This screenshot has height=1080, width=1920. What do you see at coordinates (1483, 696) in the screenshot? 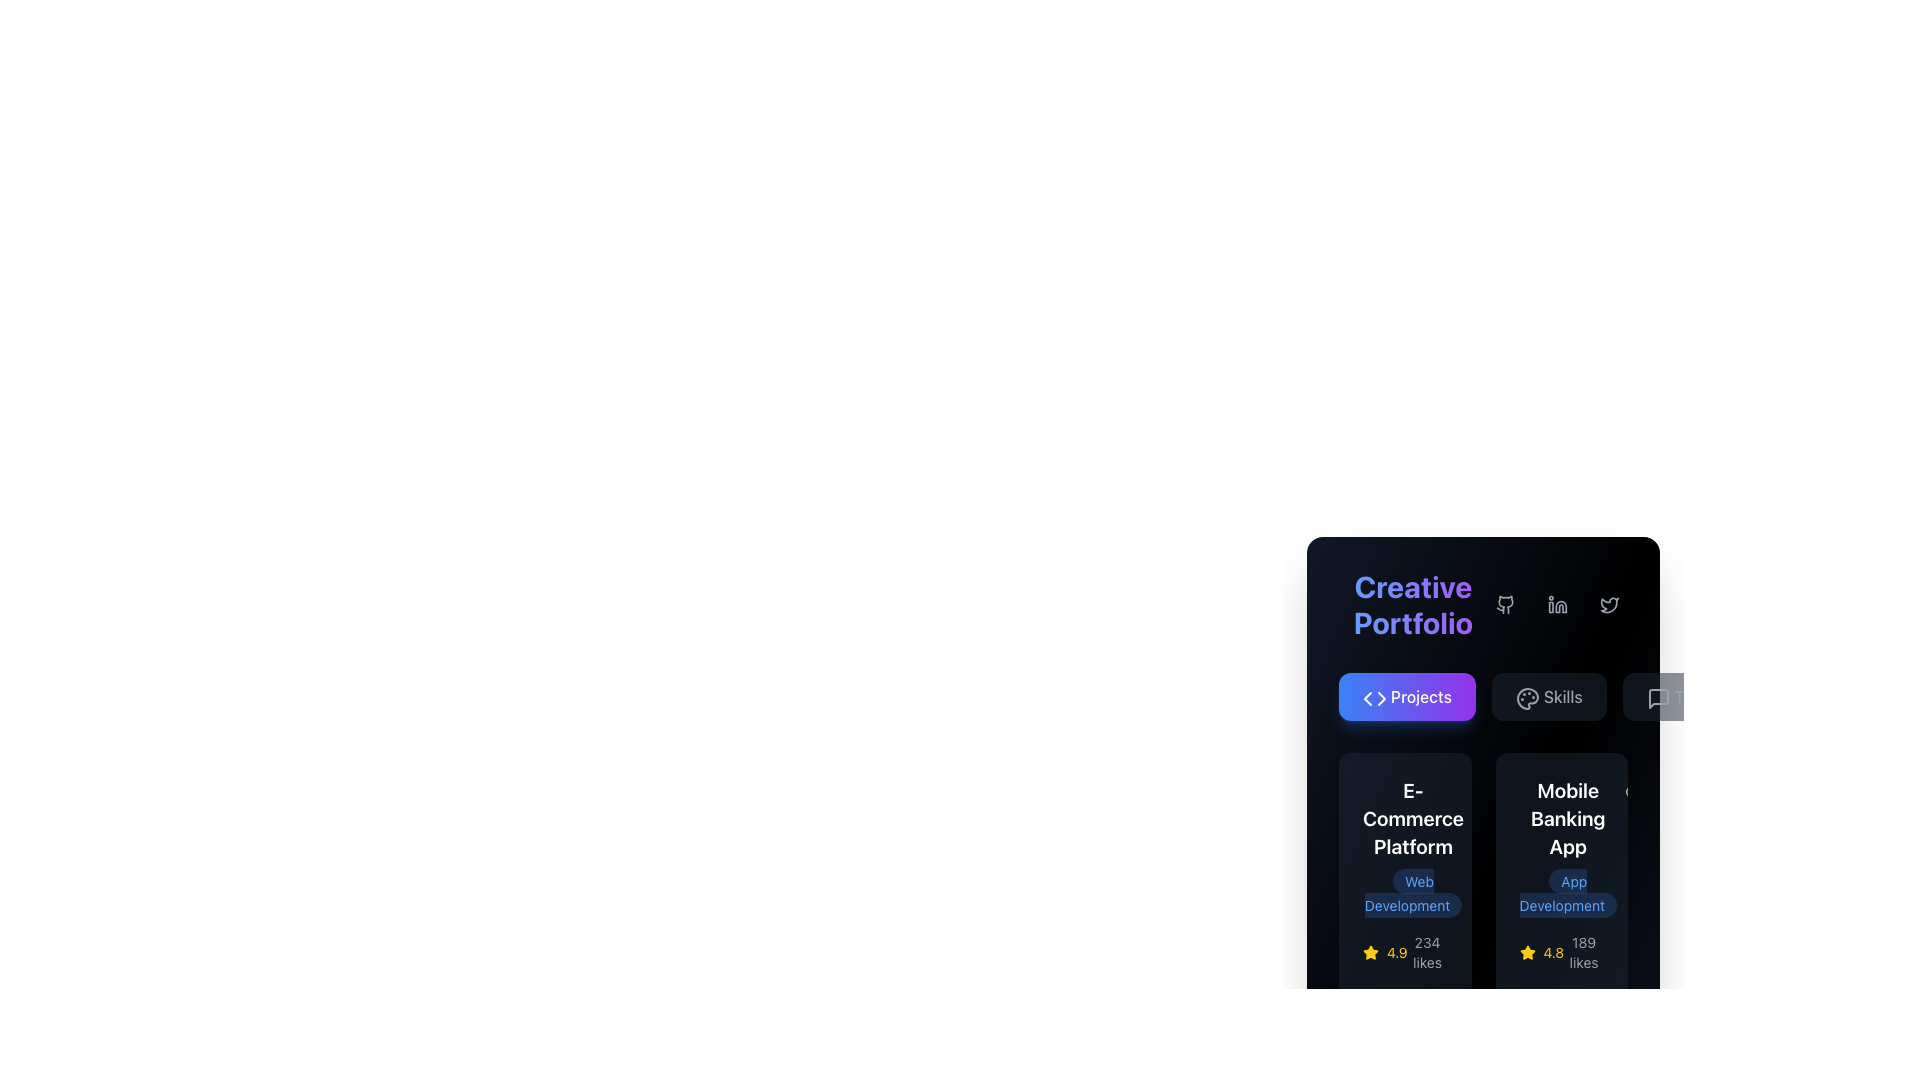
I see `the 'Projects' button in the navigation menu, which has a gradient background transitioning from blue to purple` at bounding box center [1483, 696].